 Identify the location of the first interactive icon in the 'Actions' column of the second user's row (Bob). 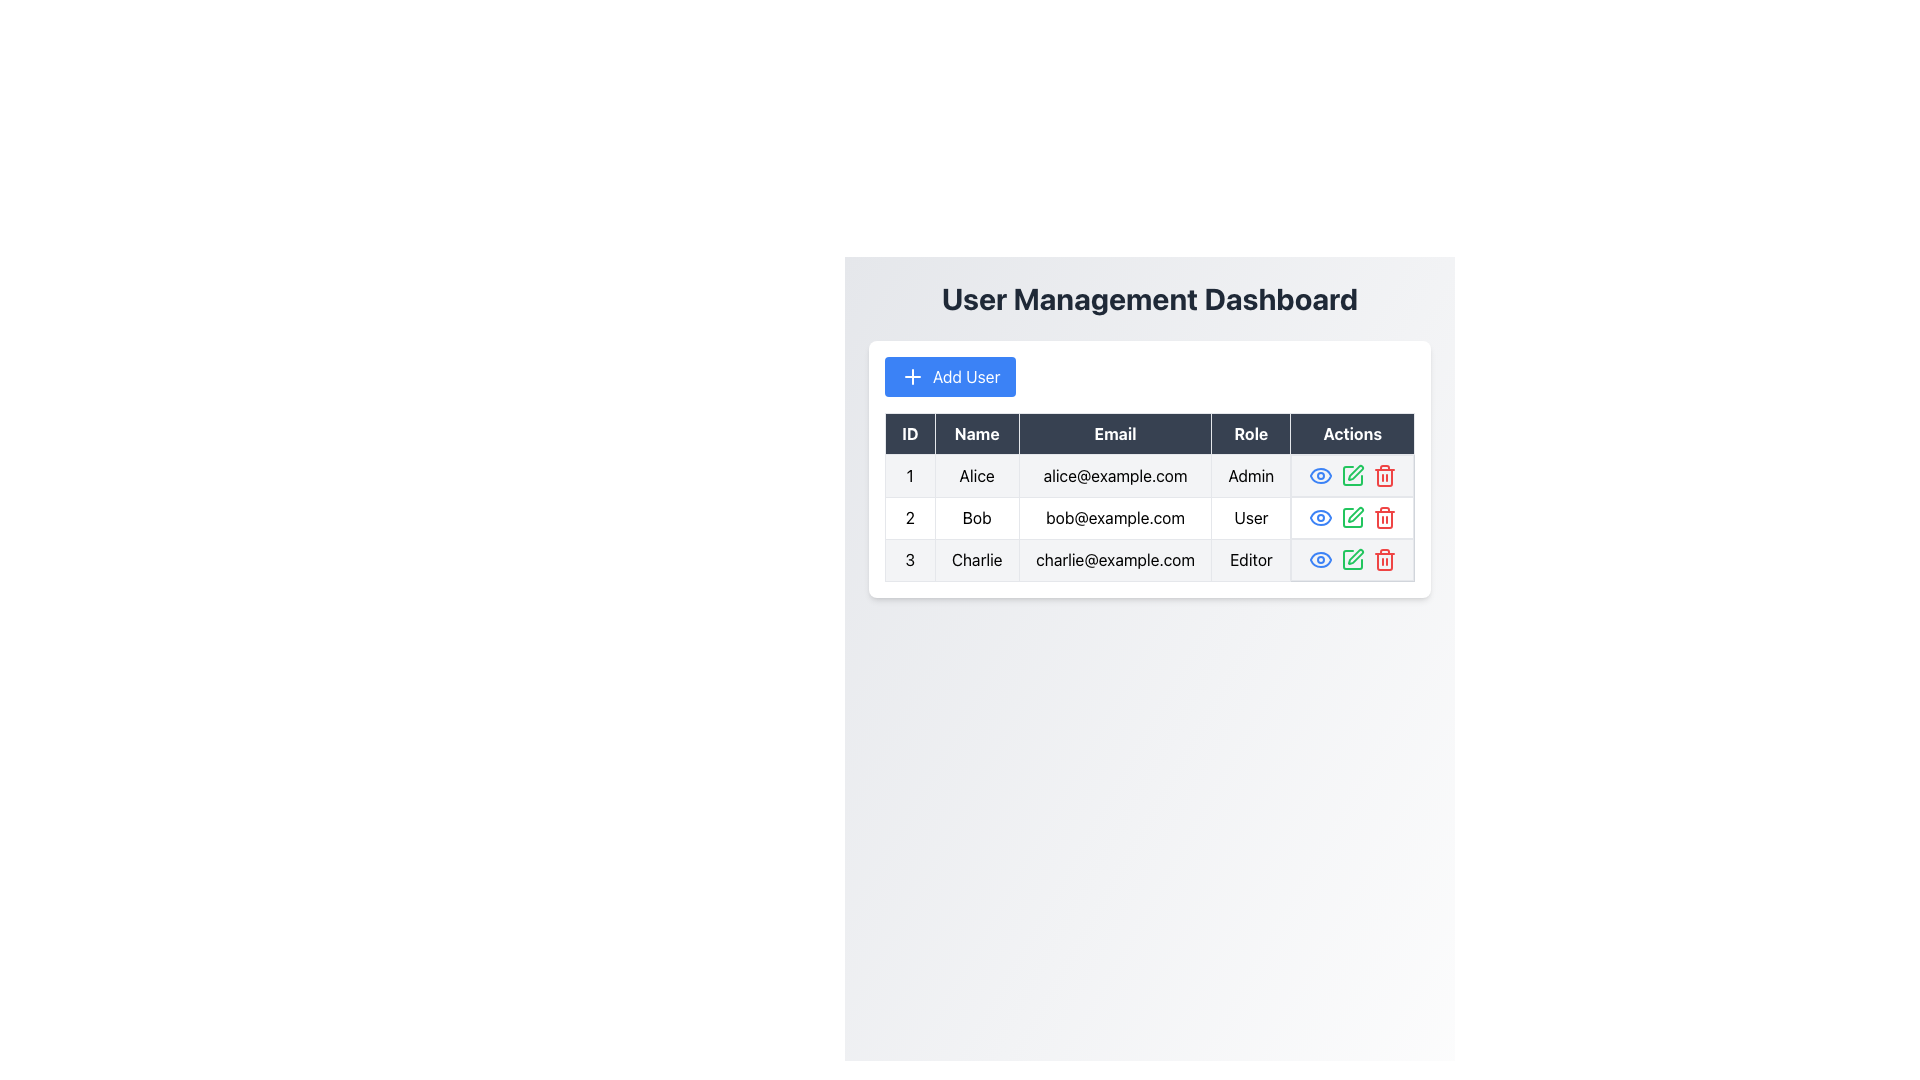
(1320, 516).